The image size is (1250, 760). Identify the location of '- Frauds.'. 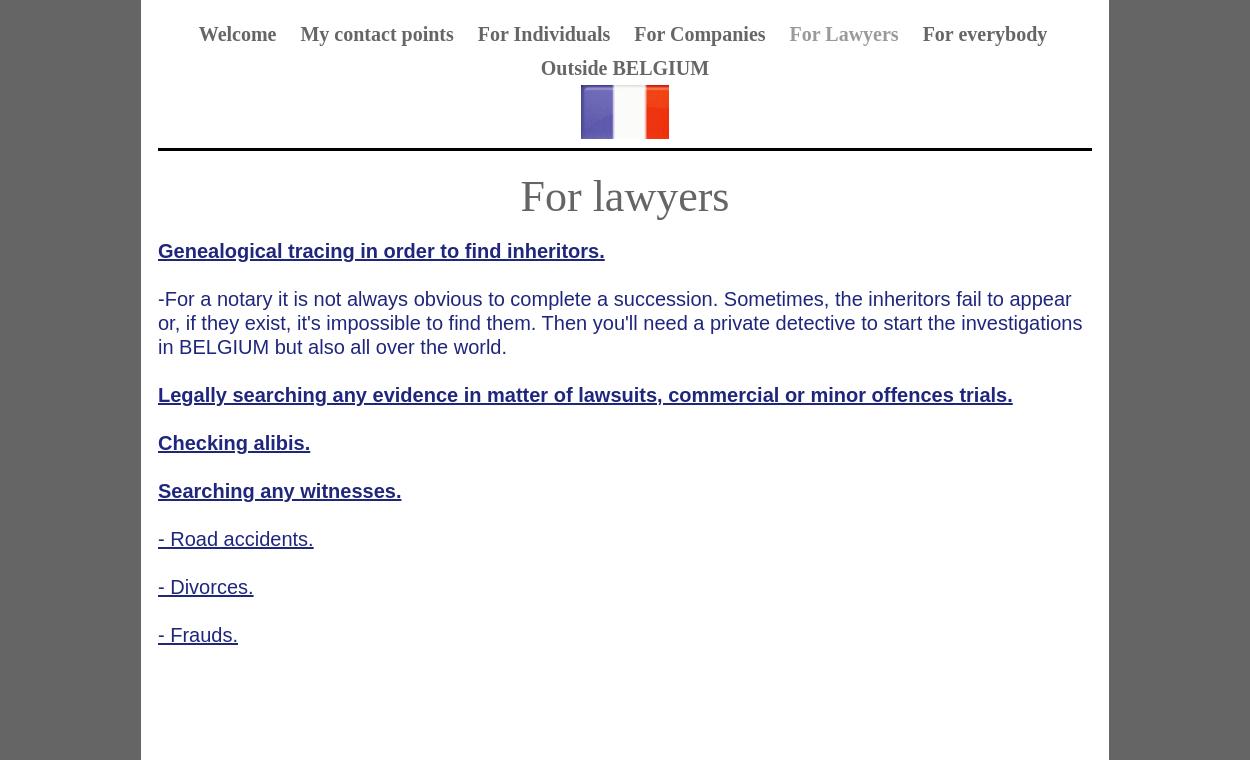
(197, 632).